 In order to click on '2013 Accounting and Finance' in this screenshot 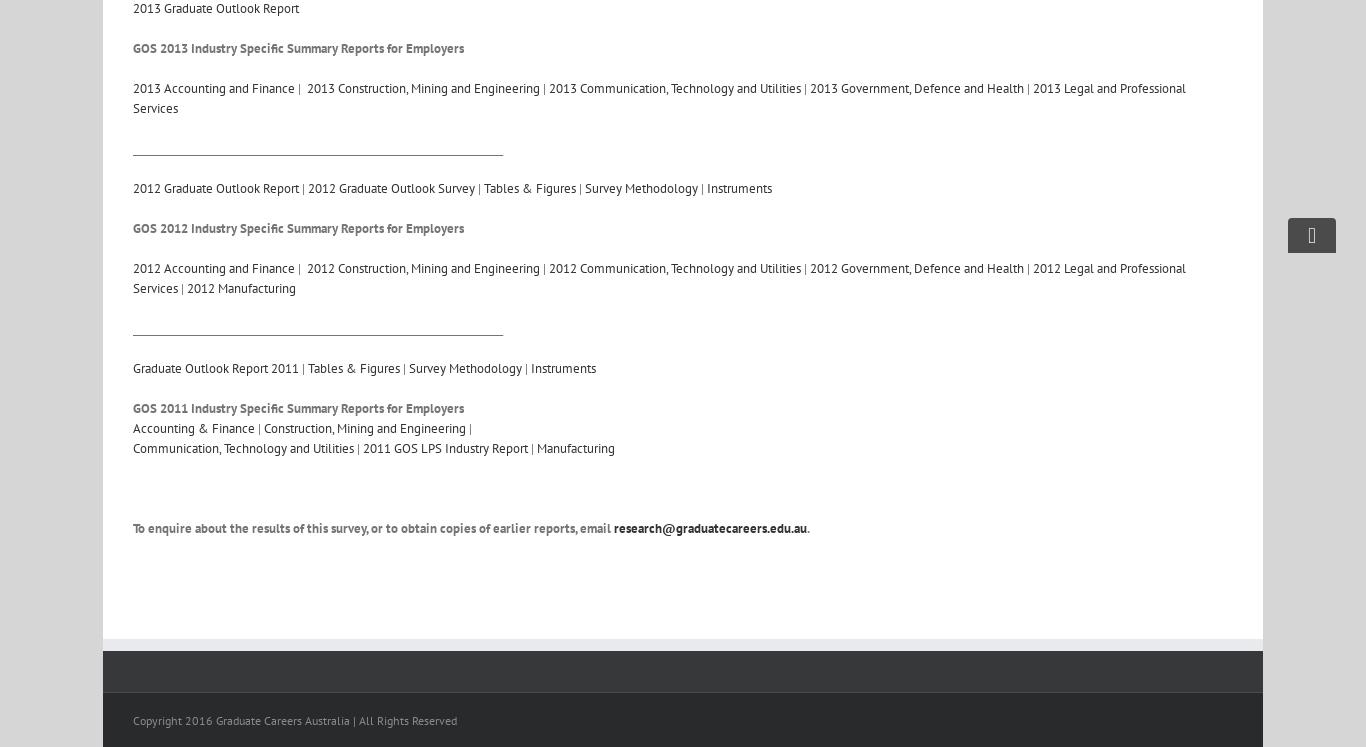, I will do `click(132, 88)`.